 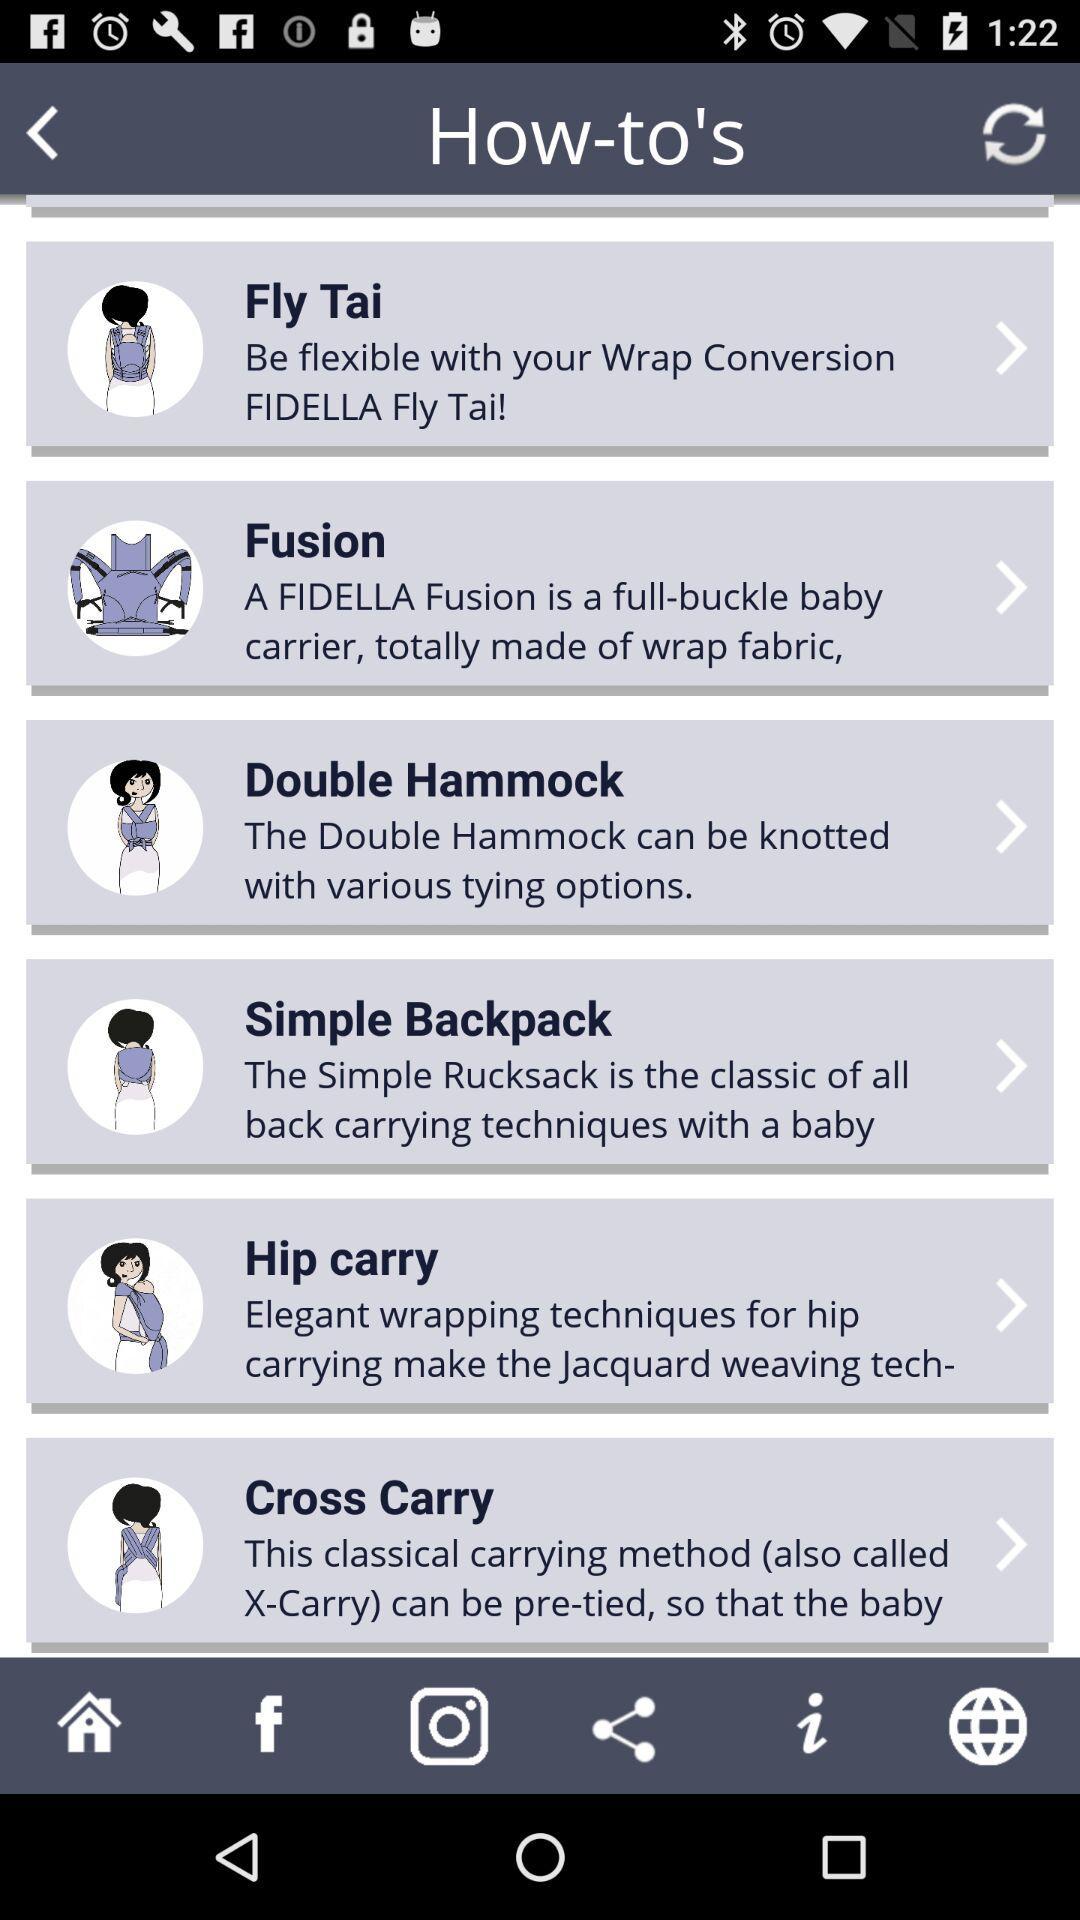 I want to click on the home icon, so click(x=88, y=1846).